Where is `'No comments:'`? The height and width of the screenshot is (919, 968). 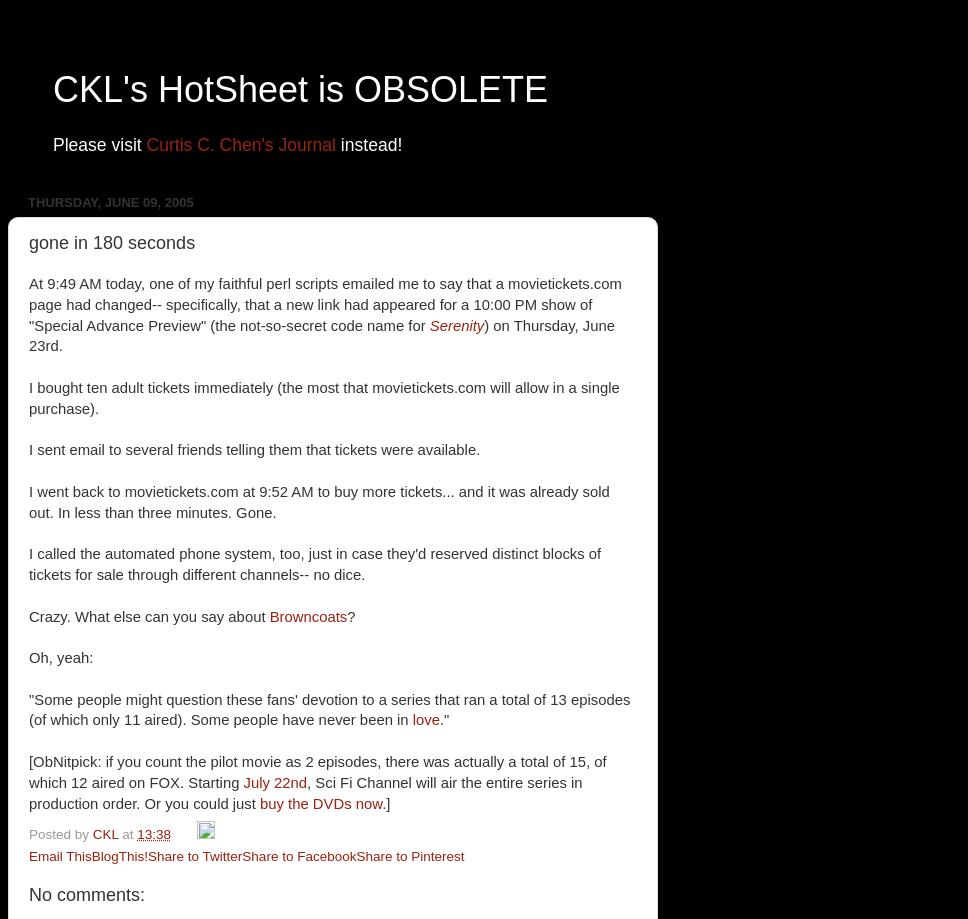
'No comments:' is located at coordinates (29, 894).